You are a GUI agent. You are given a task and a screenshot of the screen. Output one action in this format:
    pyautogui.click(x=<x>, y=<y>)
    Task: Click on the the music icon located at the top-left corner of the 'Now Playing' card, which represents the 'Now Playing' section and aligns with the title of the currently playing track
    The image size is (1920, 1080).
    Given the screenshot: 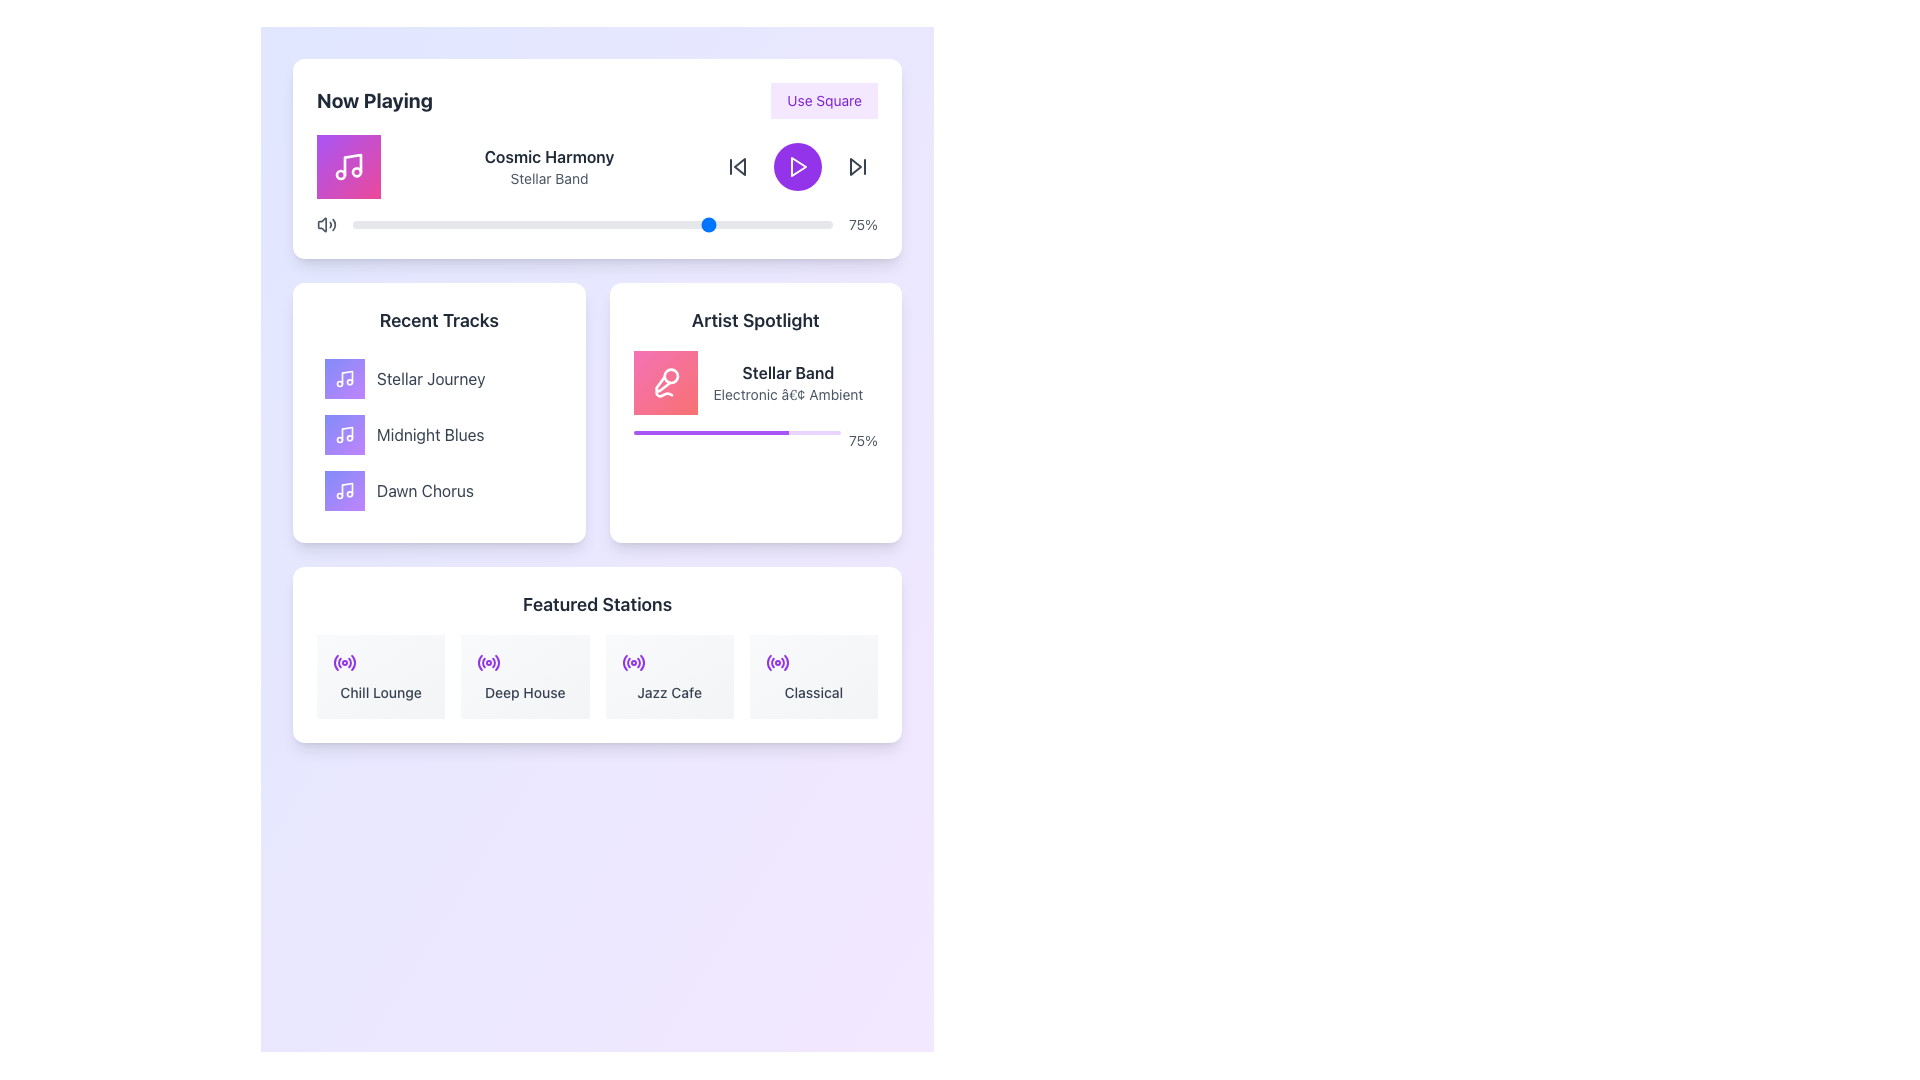 What is the action you would take?
    pyautogui.click(x=349, y=165)
    